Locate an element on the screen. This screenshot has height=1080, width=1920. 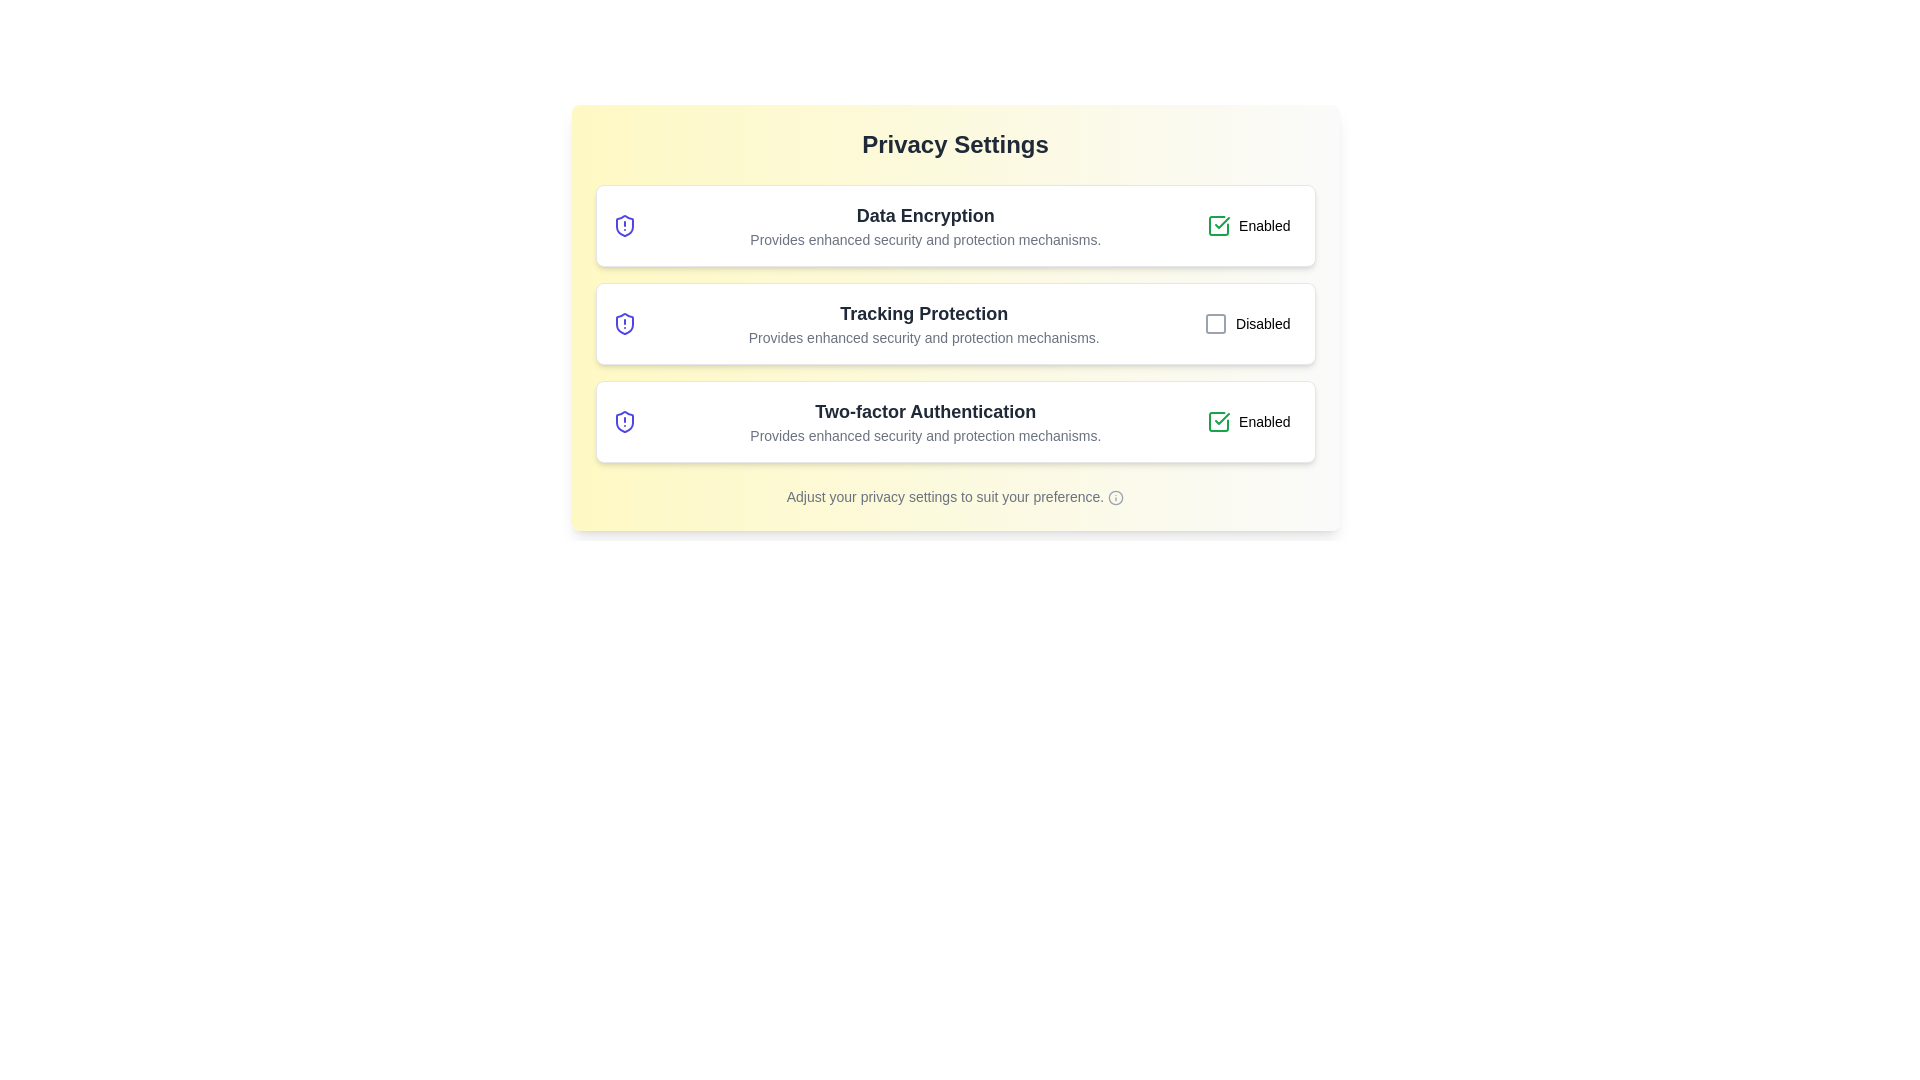
the small green checkmark icon located in the 'Two-factor Authentication' section of the 'Privacy Settings' layout is located at coordinates (1221, 418).